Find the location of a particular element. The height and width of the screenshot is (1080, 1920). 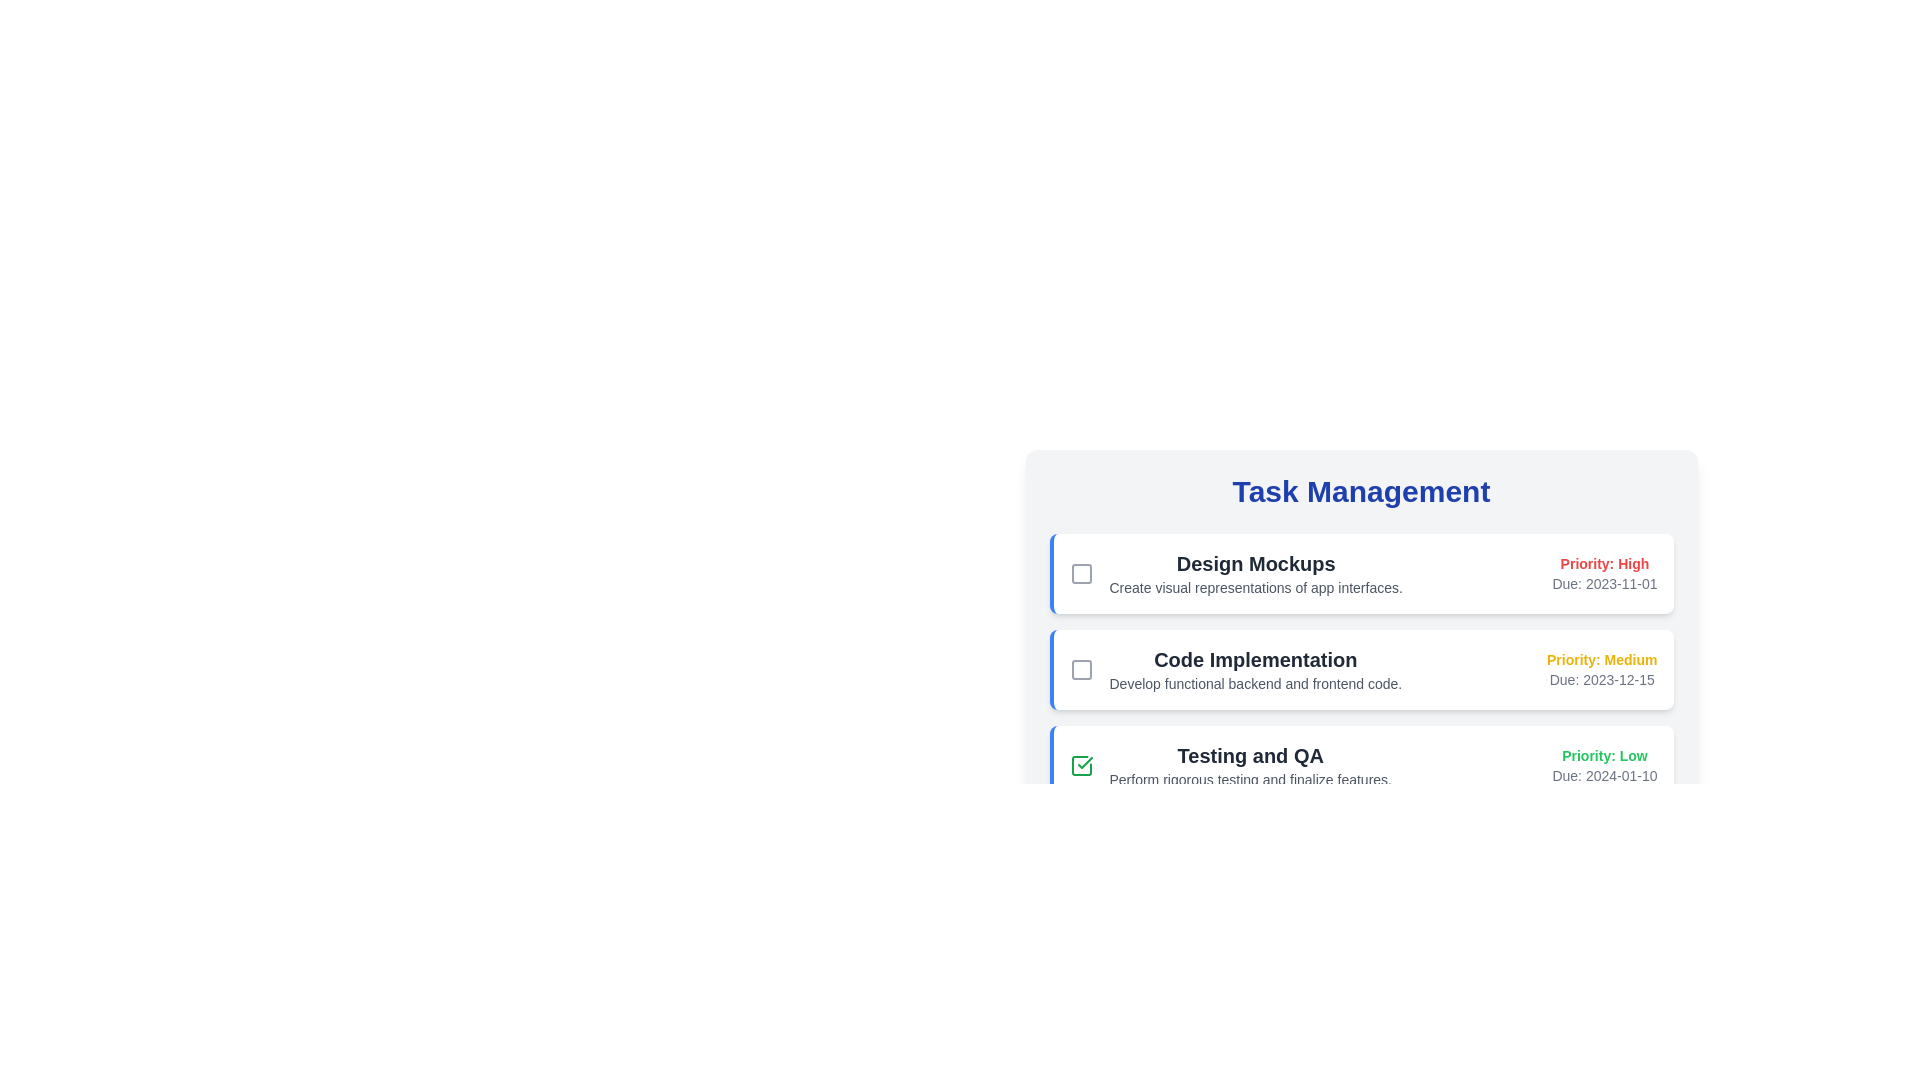

to select or focus on the first task item in the 'Task Management' section, which contains the task titled 'Design Mockups' is located at coordinates (1362, 574).